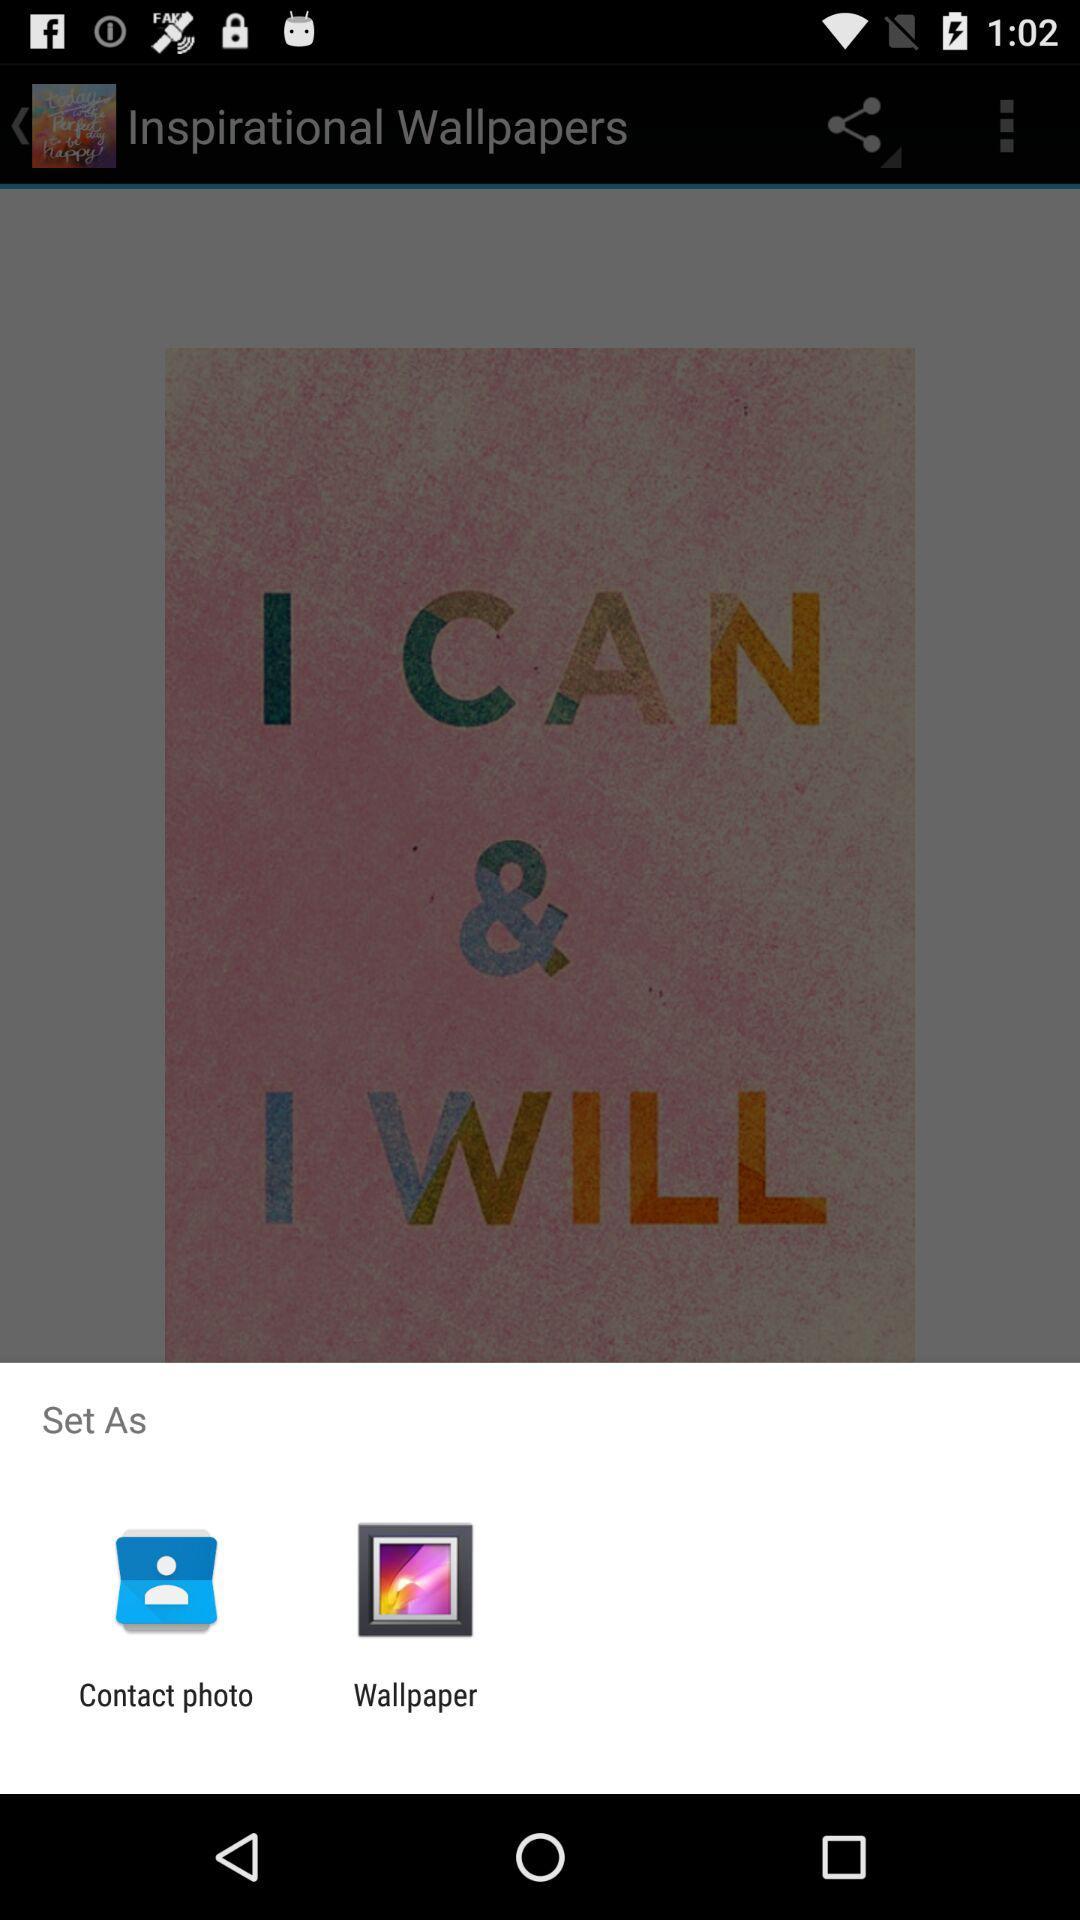 Image resolution: width=1080 pixels, height=1920 pixels. I want to click on contact photo icon, so click(165, 1711).